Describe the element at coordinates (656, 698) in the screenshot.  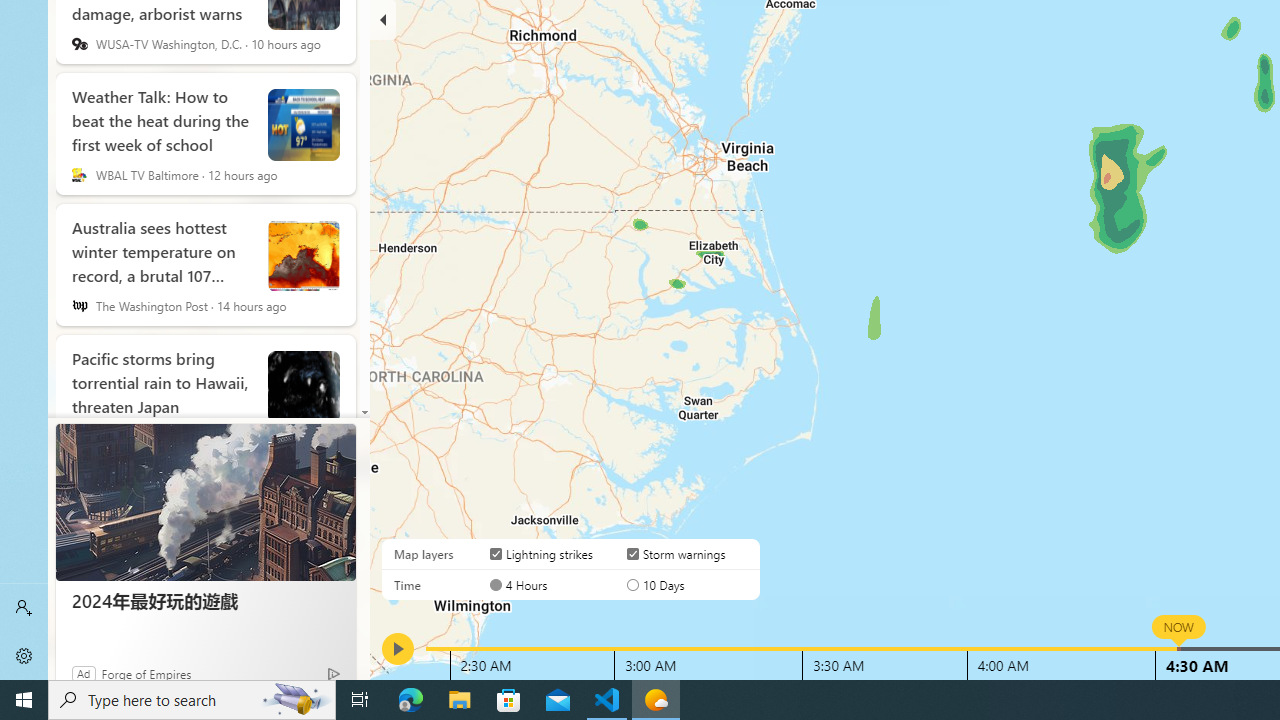
I see `'Weather - 1 running window'` at that location.